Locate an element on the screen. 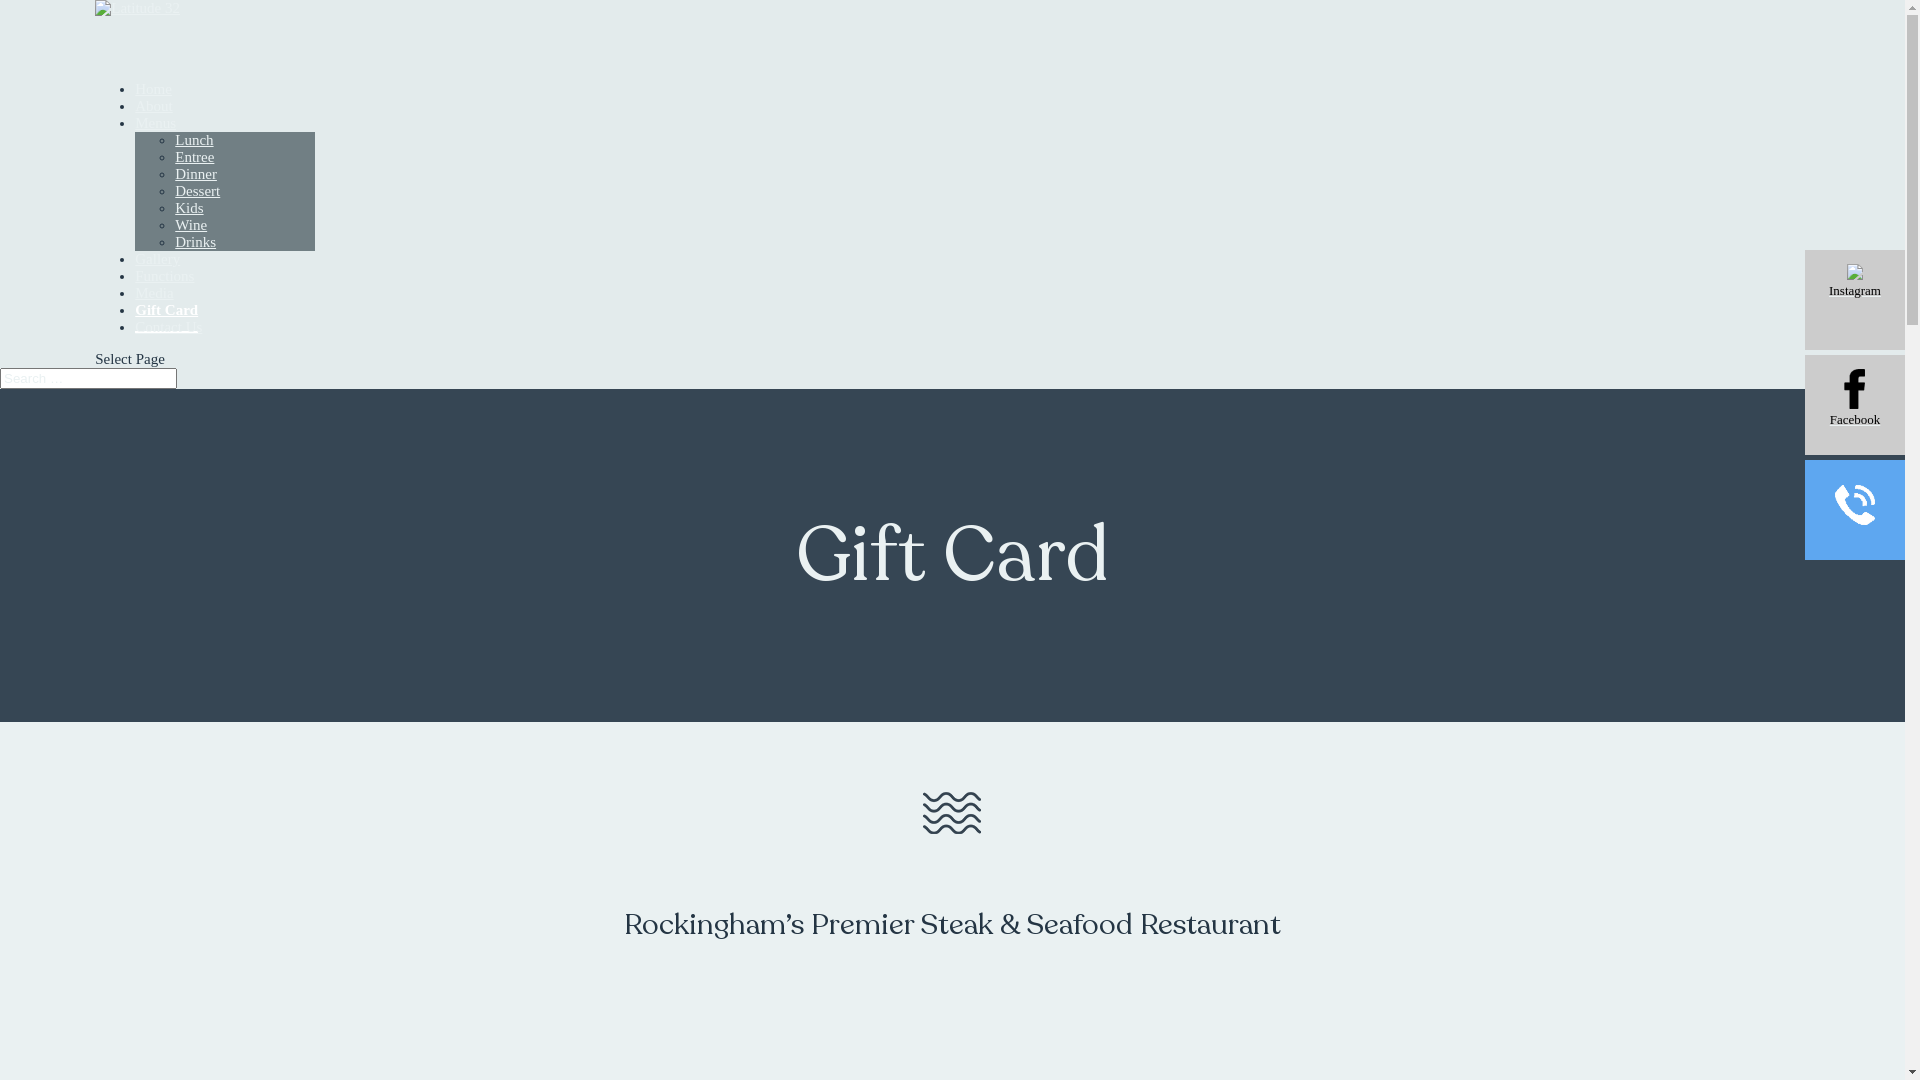  'Contact Us' is located at coordinates (133, 350).